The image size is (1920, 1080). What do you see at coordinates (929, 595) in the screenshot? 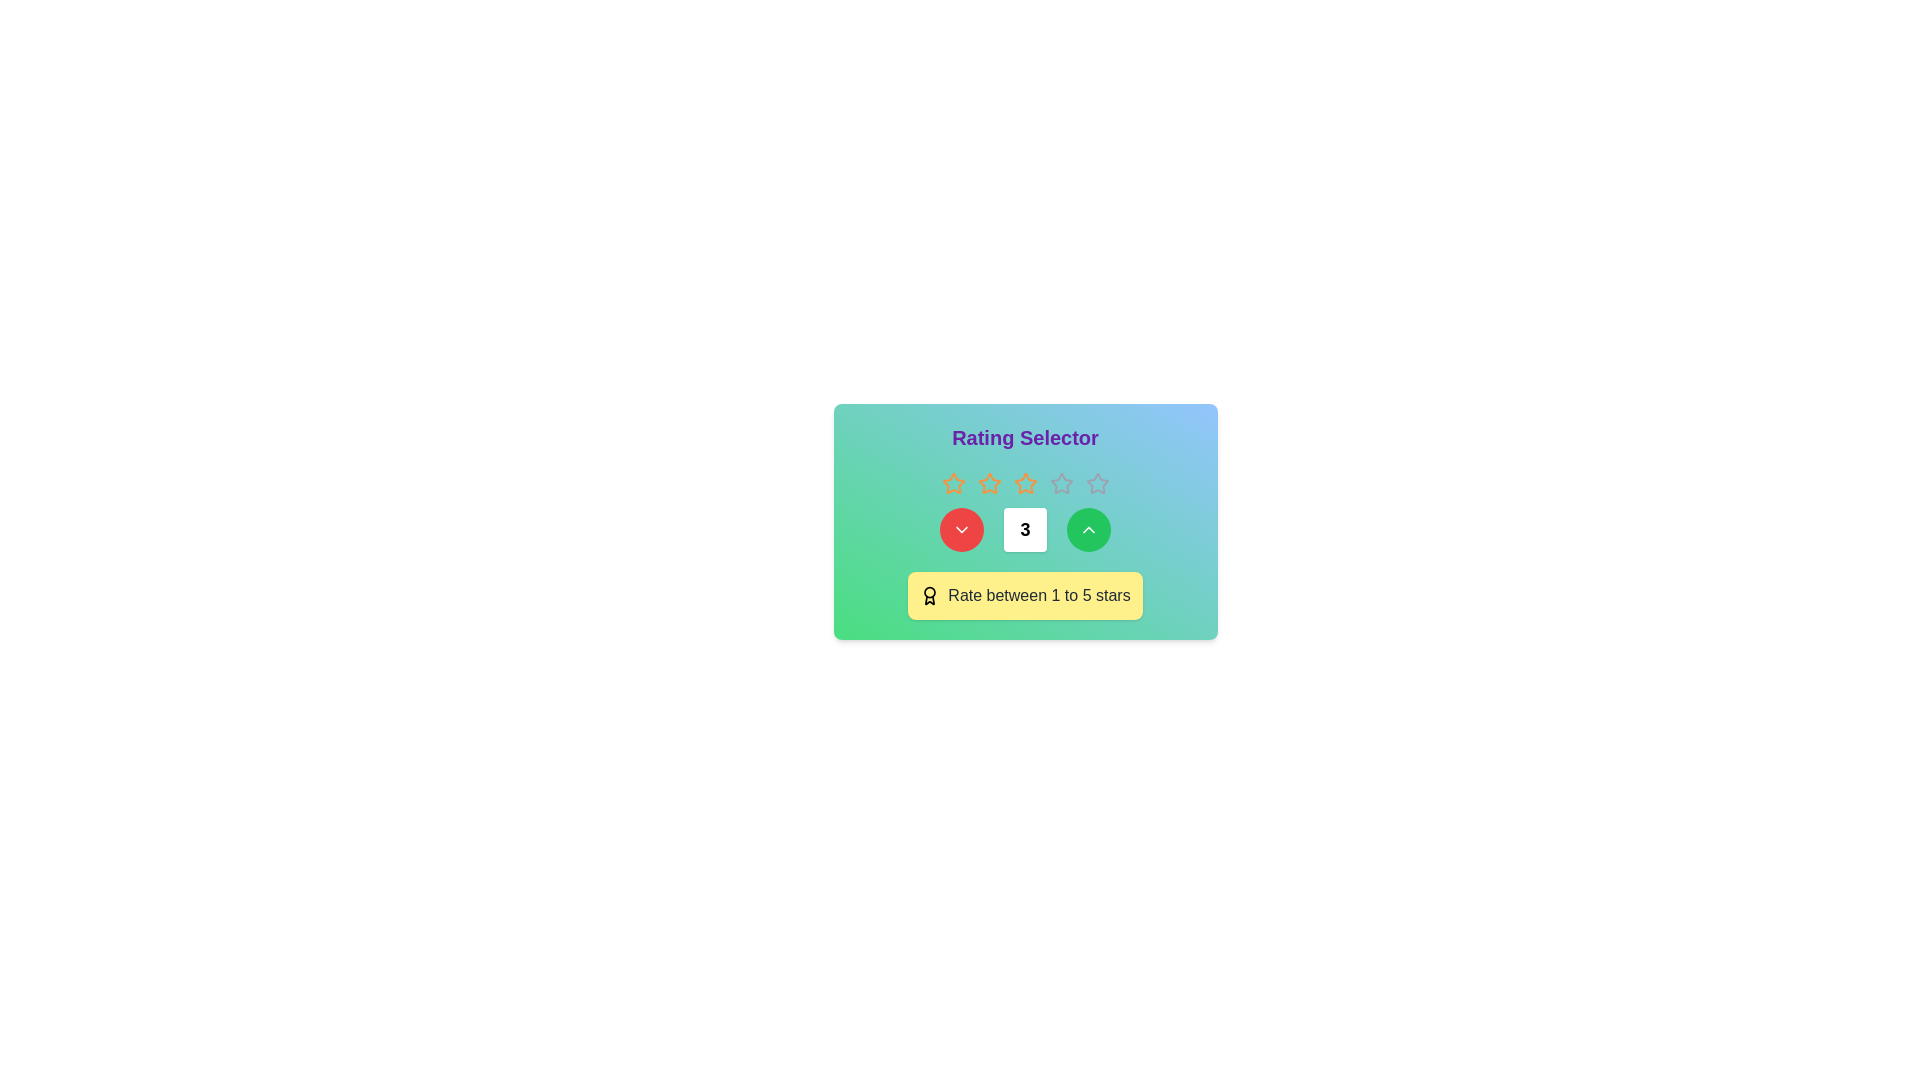
I see `the award ribbon icon located on the left side of the yellow rectangular background, adjacent to the 'Rate between 1 to 5 stars' text` at bounding box center [929, 595].